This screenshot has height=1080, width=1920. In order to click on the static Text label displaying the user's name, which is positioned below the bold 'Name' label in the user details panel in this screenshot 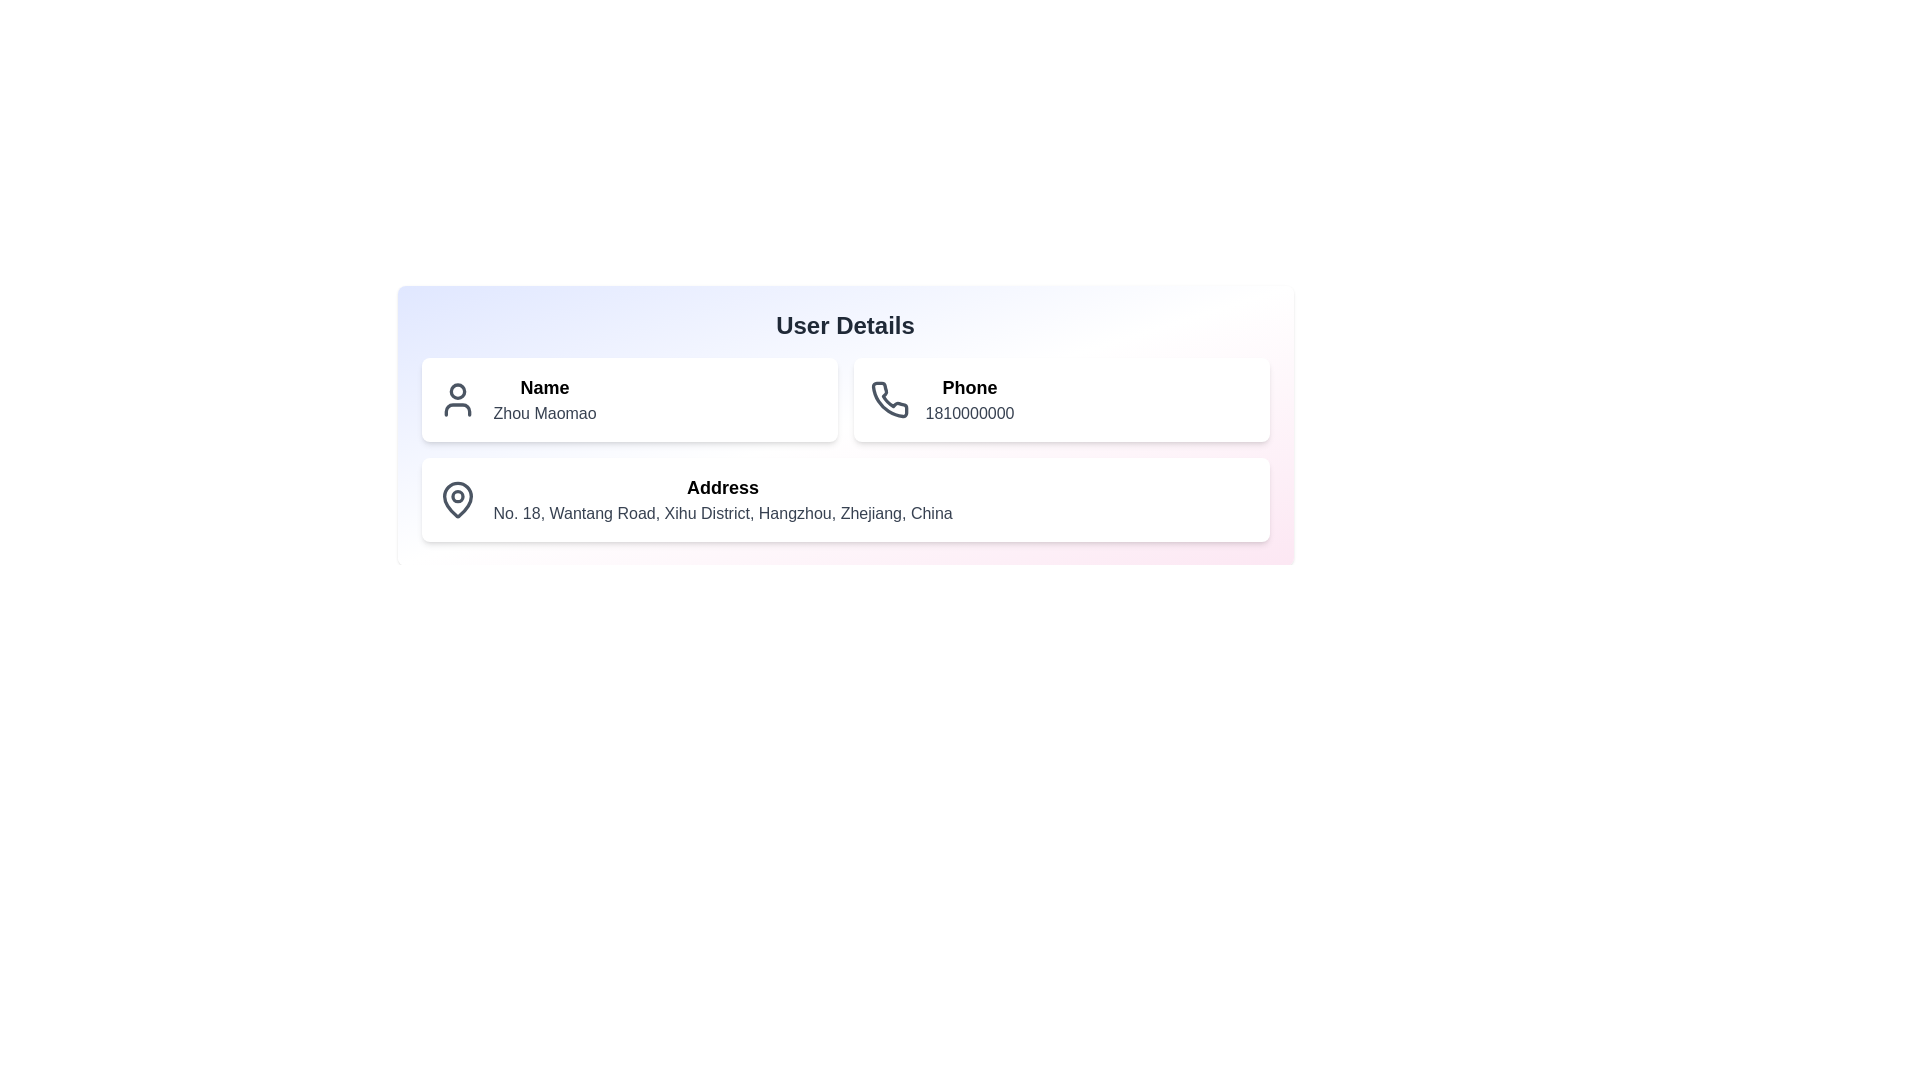, I will do `click(545, 412)`.